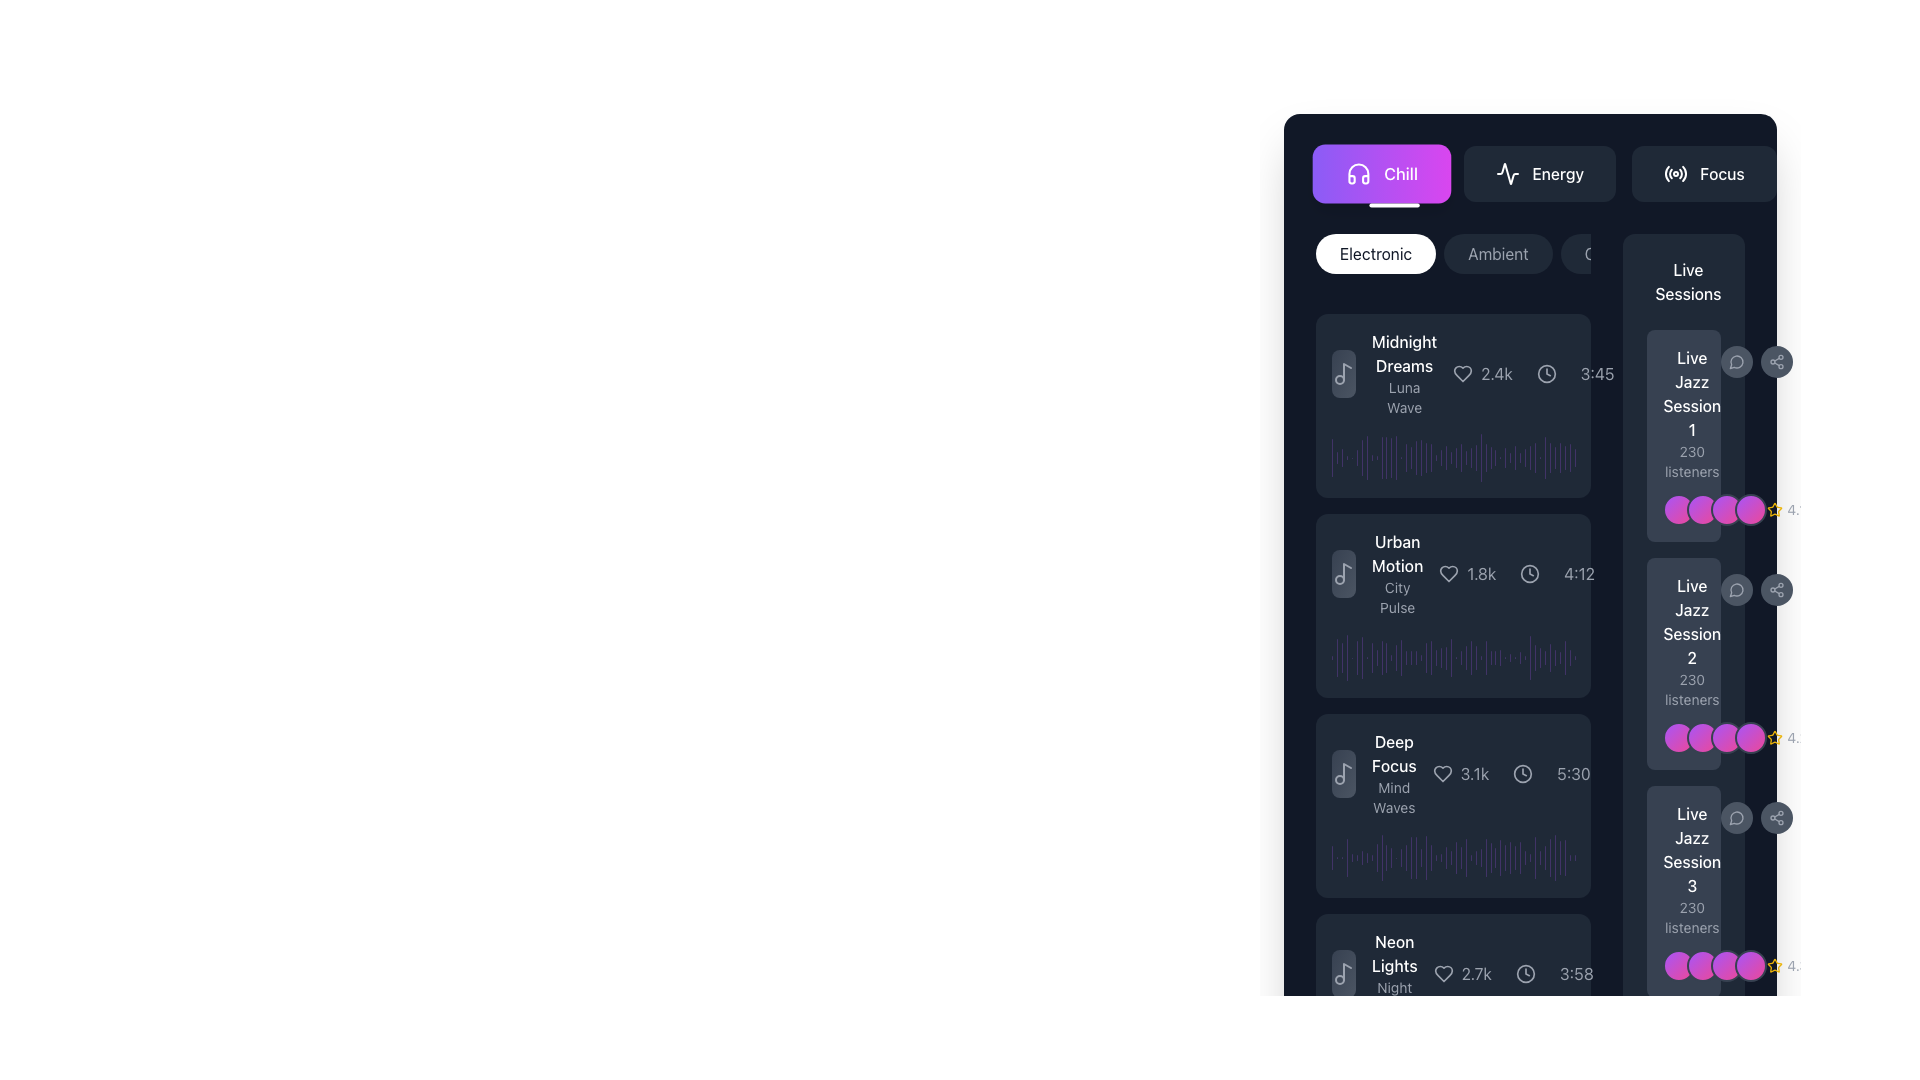  Describe the element at coordinates (1691, 849) in the screenshot. I see `the Text label for the live music session entry, which is located in the rightmost column of the interface, within the 'Live Sessions' section, positioned below 'Live Jazz Session 2' and above '230 listeners.'` at that location.